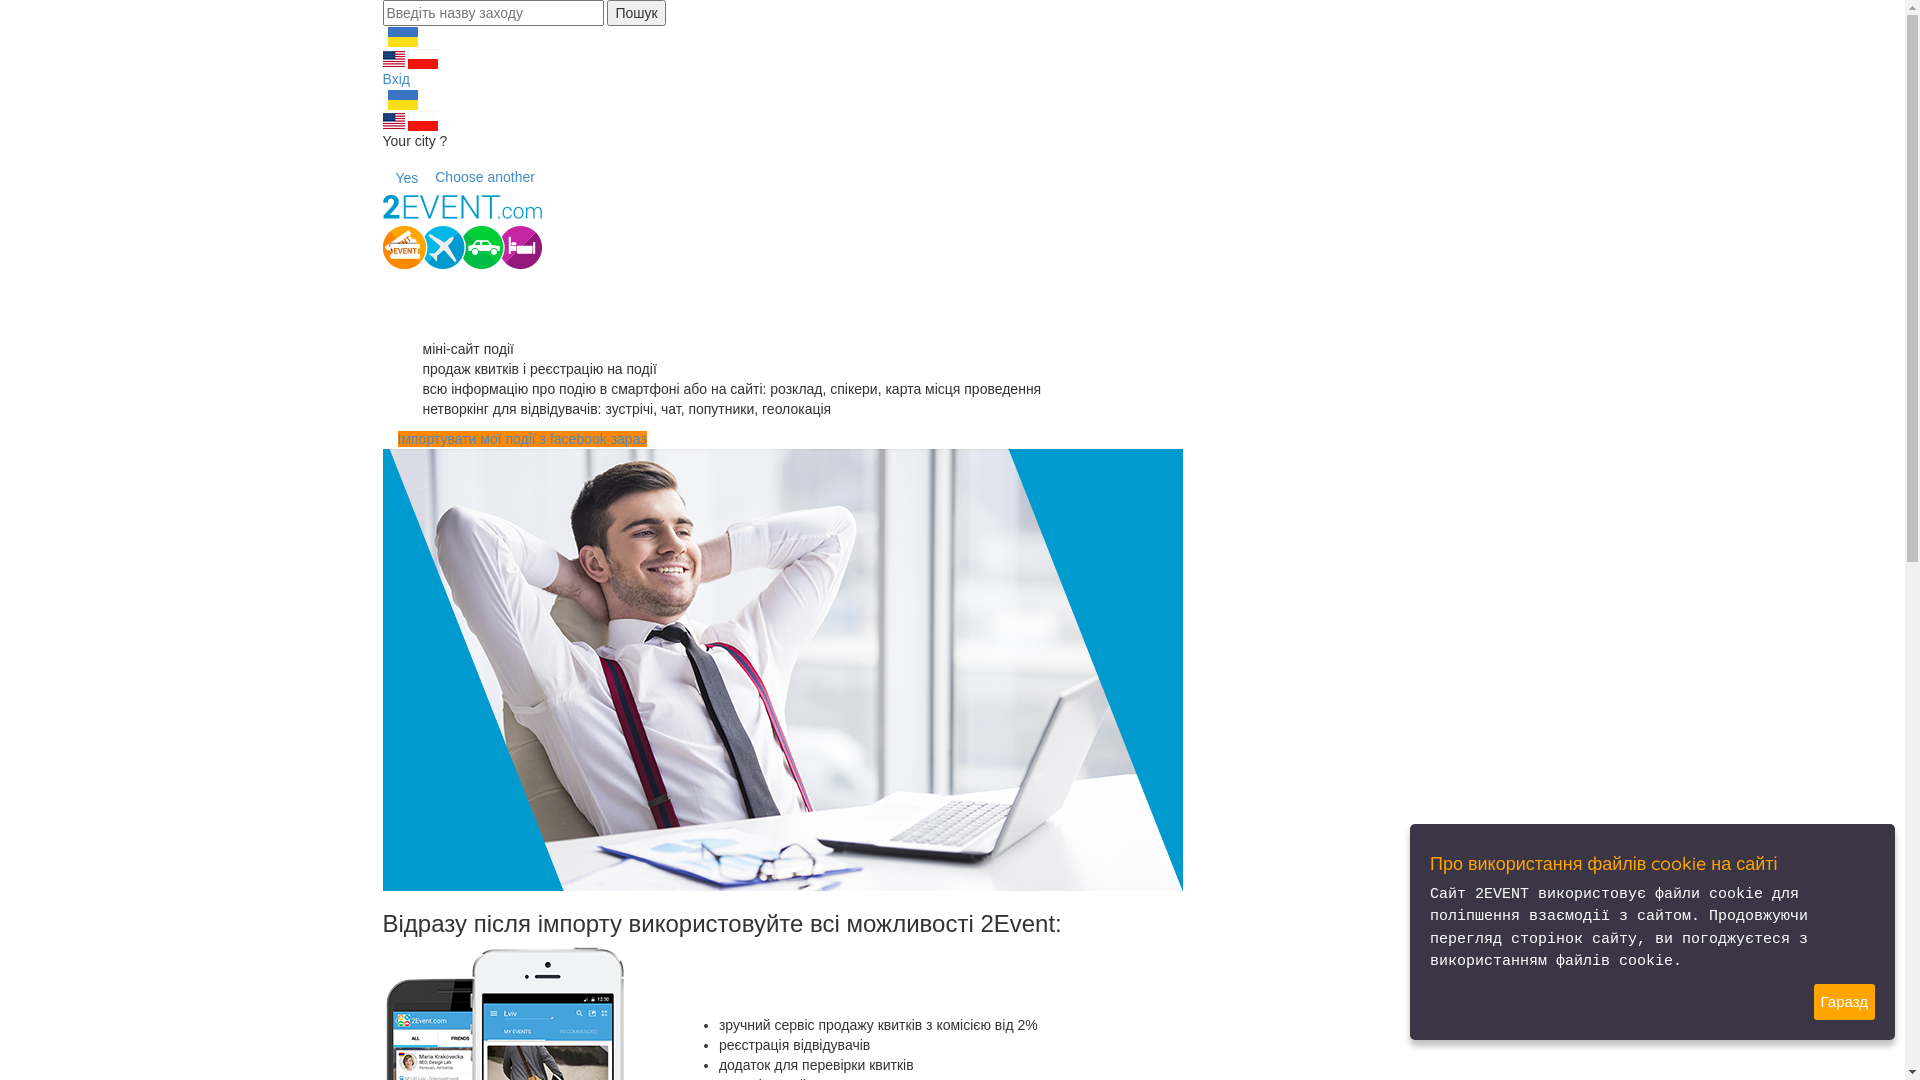  Describe the element at coordinates (405, 176) in the screenshot. I see `'Yes'` at that location.